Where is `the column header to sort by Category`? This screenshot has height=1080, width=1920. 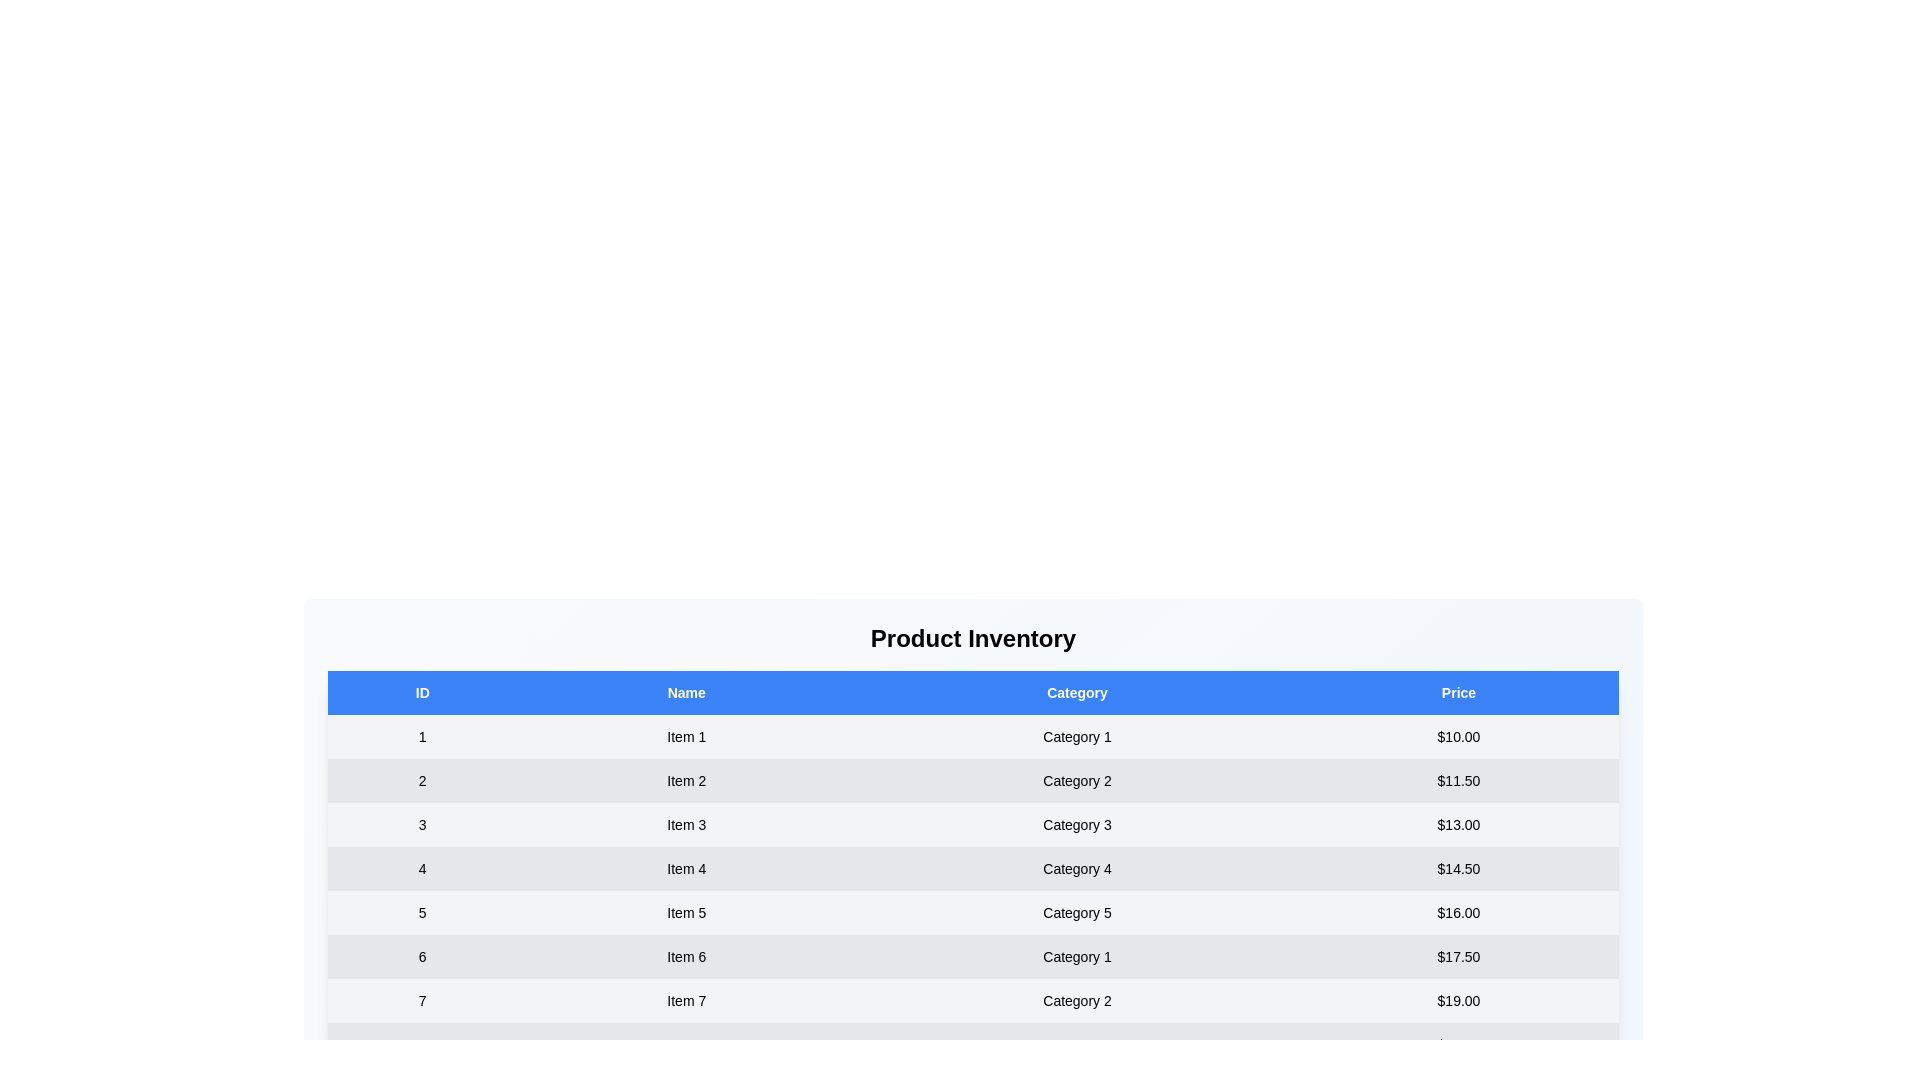 the column header to sort by Category is located at coordinates (1076, 692).